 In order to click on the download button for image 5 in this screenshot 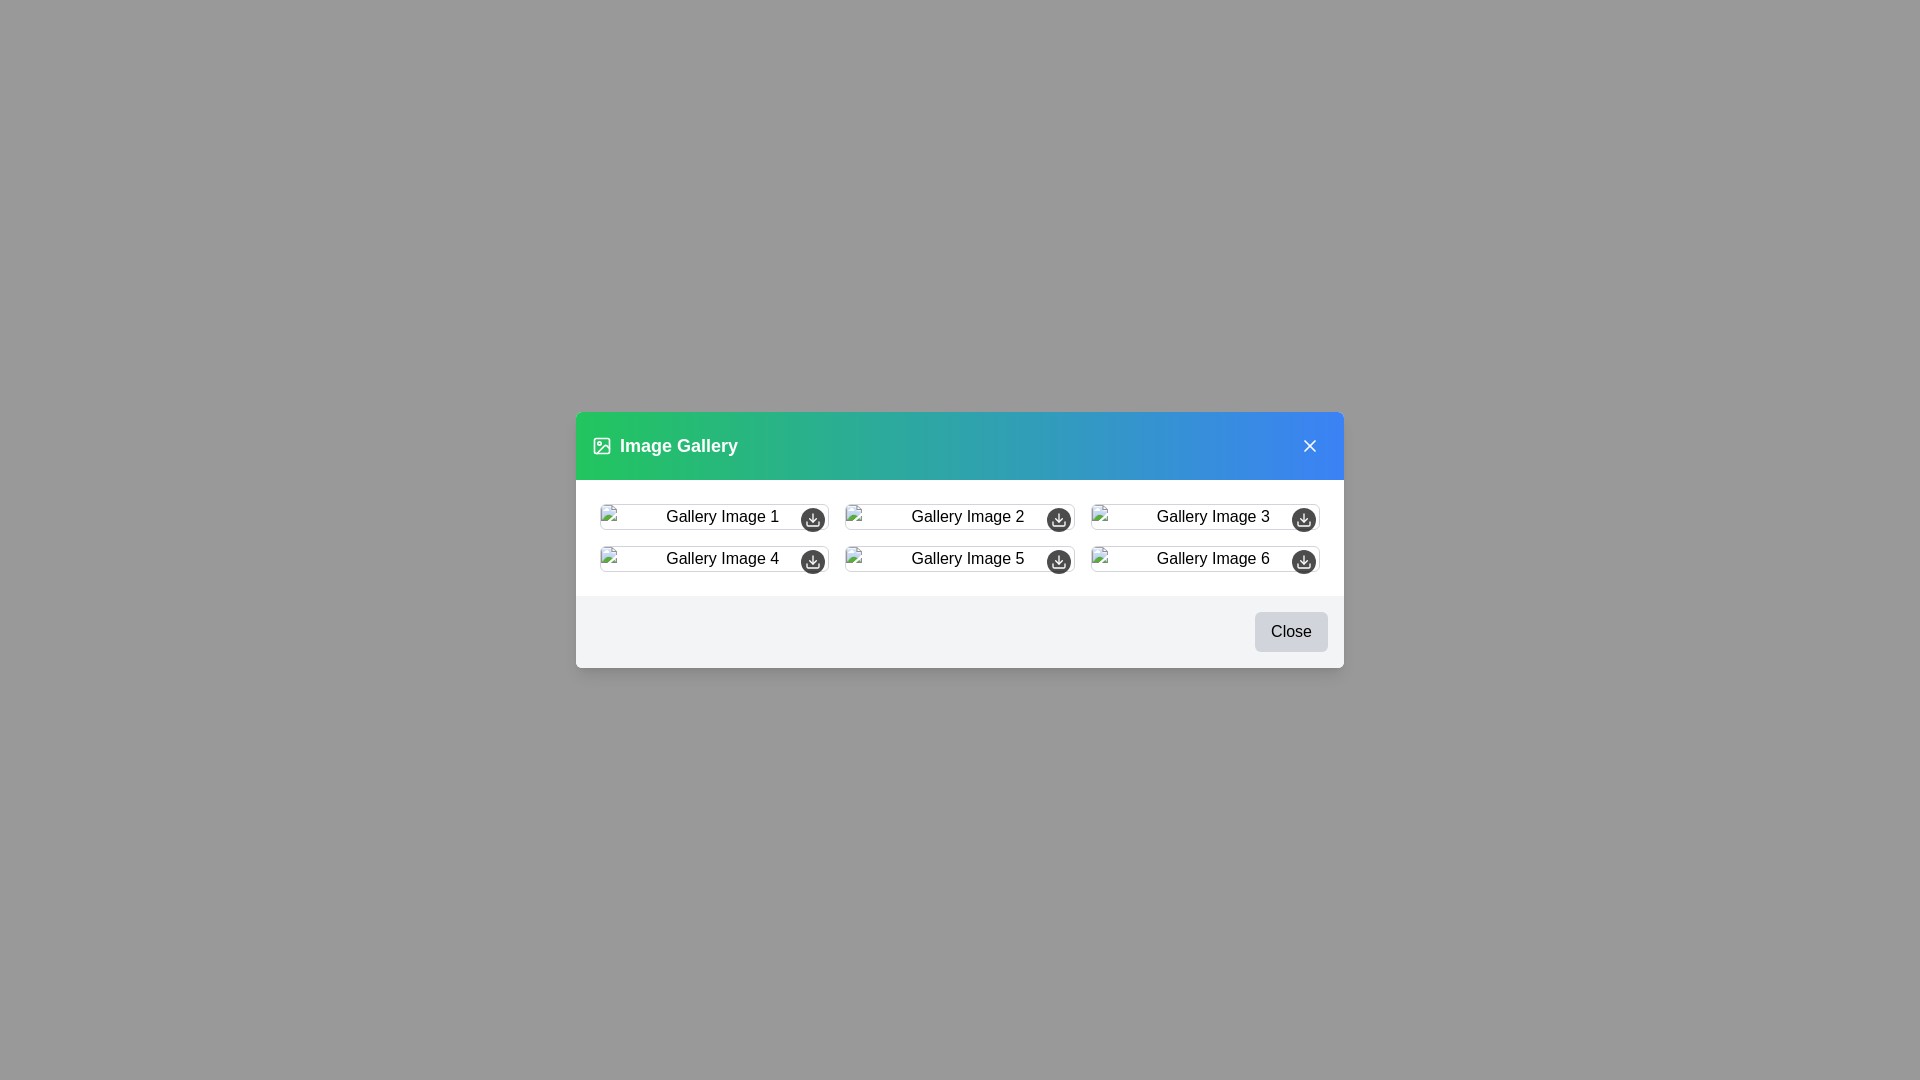, I will do `click(1056, 562)`.